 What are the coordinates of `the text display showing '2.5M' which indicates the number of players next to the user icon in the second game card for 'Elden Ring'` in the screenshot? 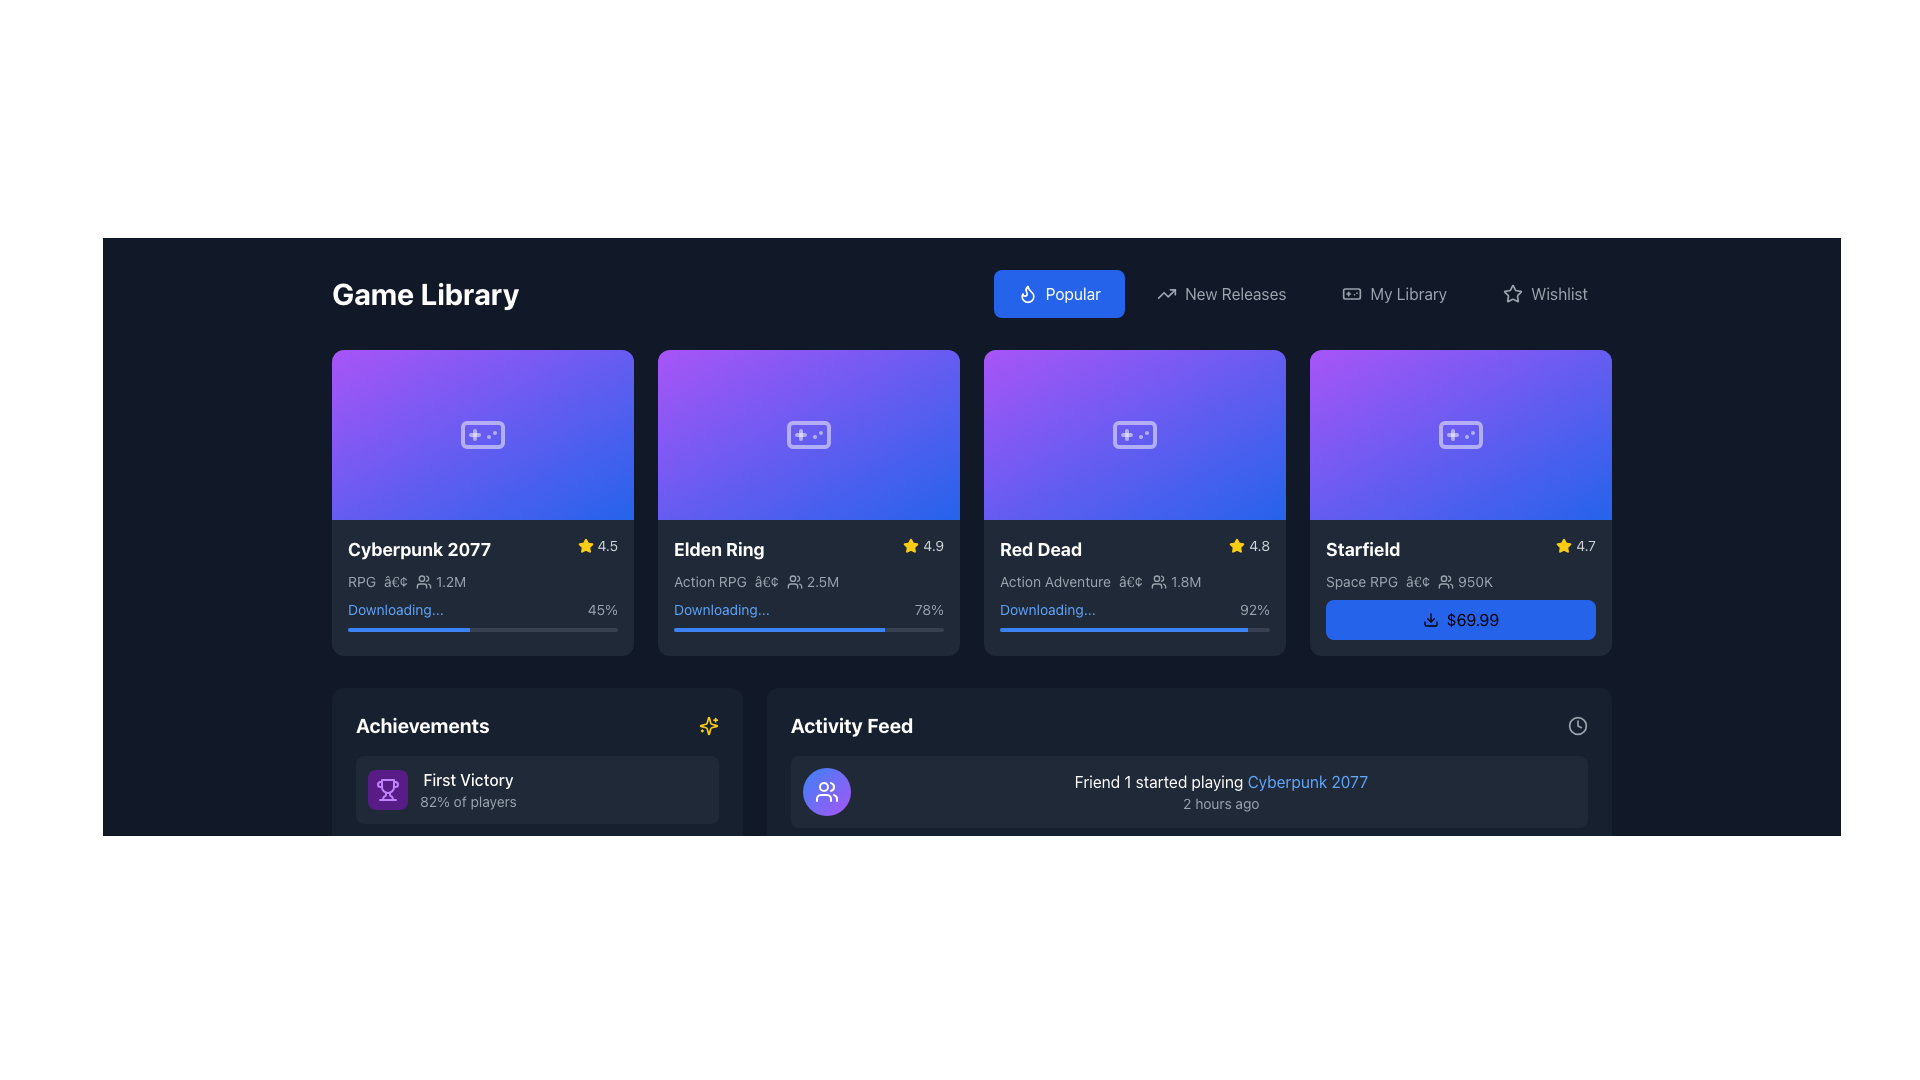 It's located at (823, 581).